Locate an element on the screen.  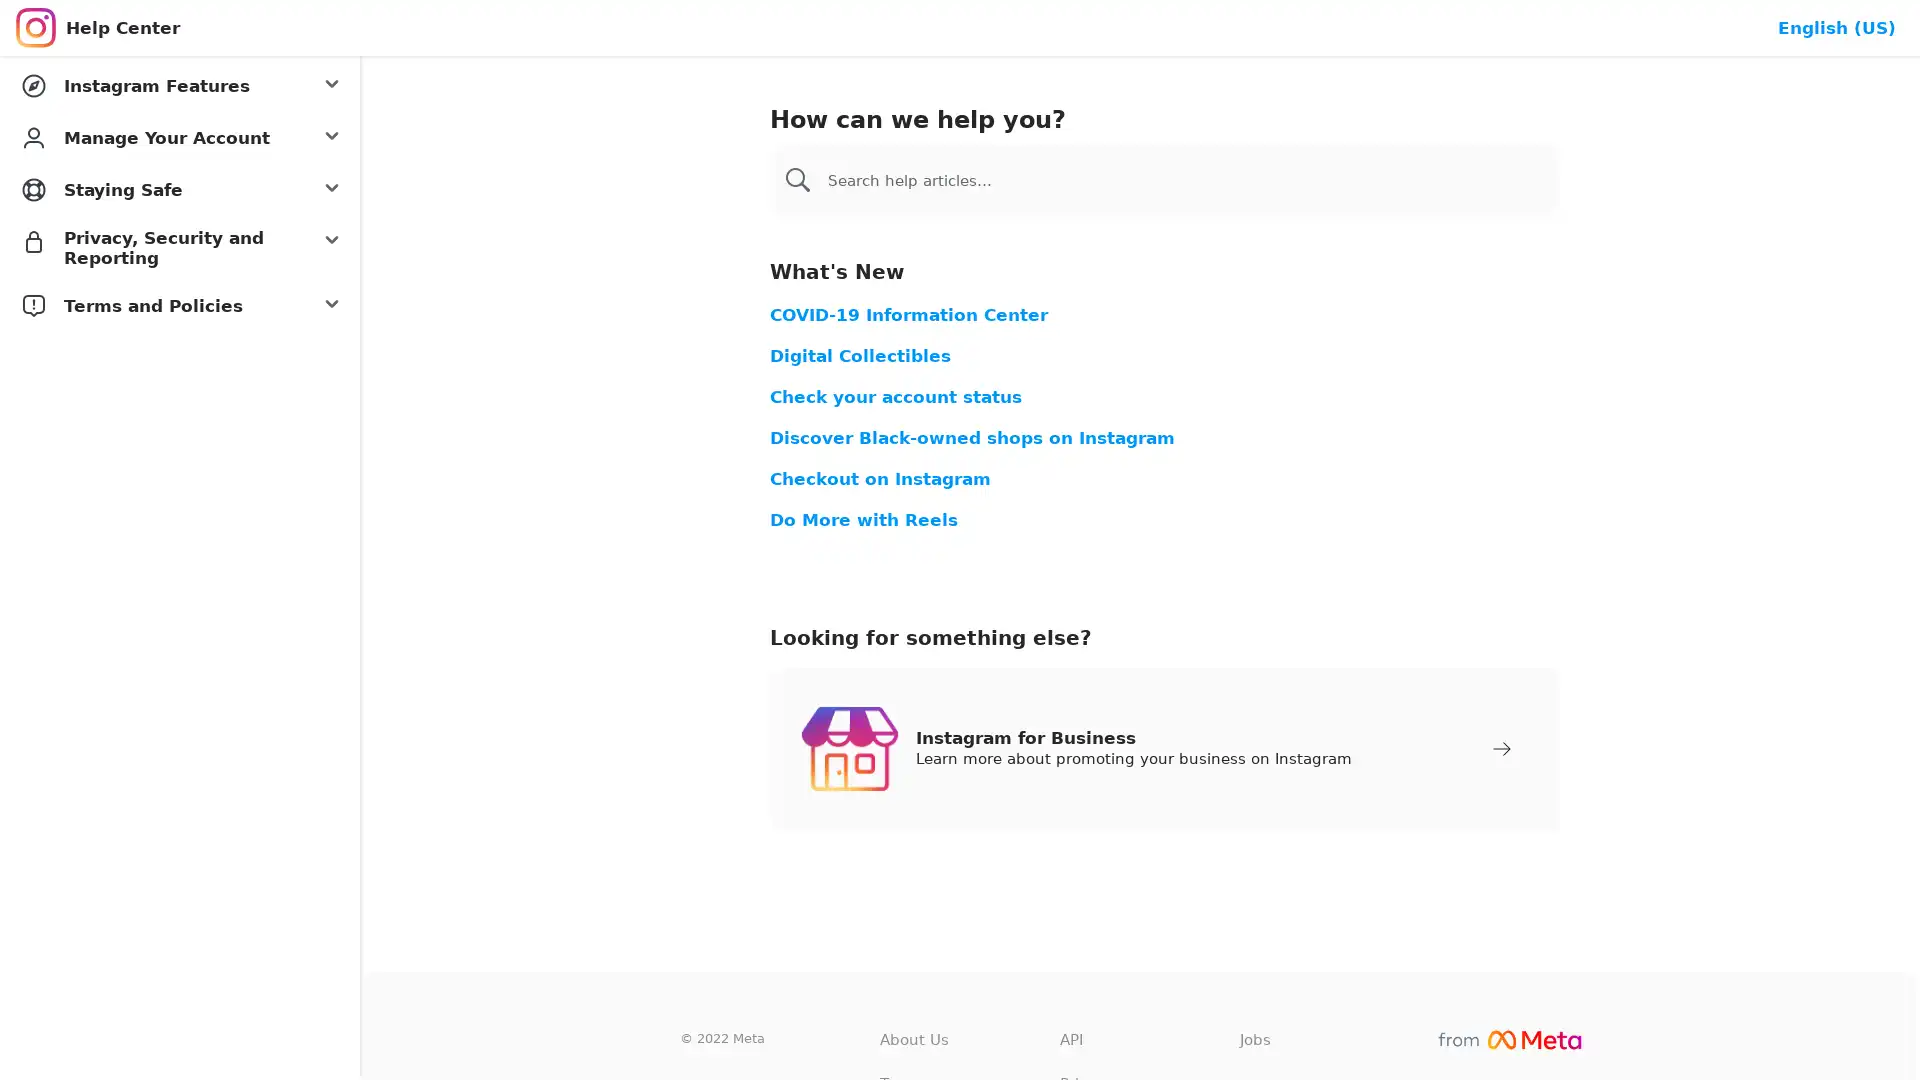
Privacy, Security and Reporting is located at coordinates (180, 246).